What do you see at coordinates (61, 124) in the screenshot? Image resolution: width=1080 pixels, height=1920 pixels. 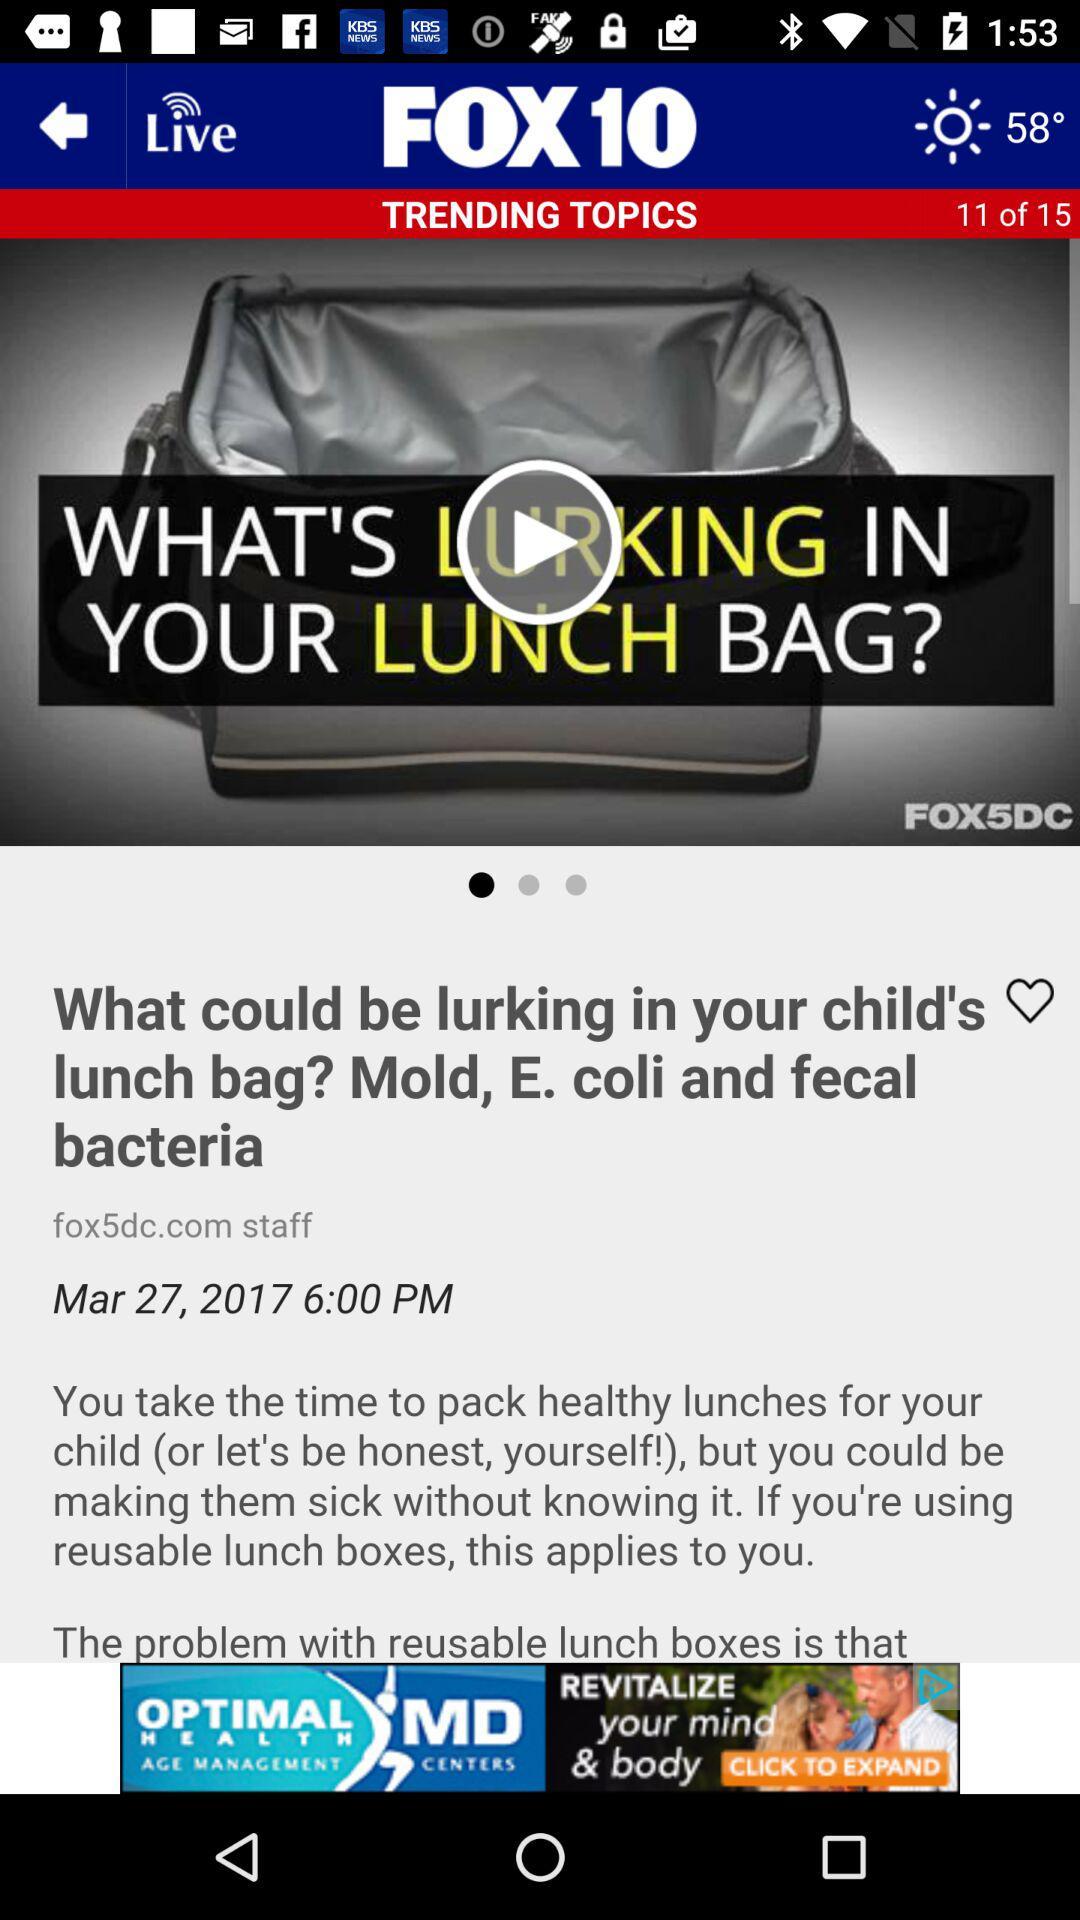 I see `go back` at bounding box center [61, 124].